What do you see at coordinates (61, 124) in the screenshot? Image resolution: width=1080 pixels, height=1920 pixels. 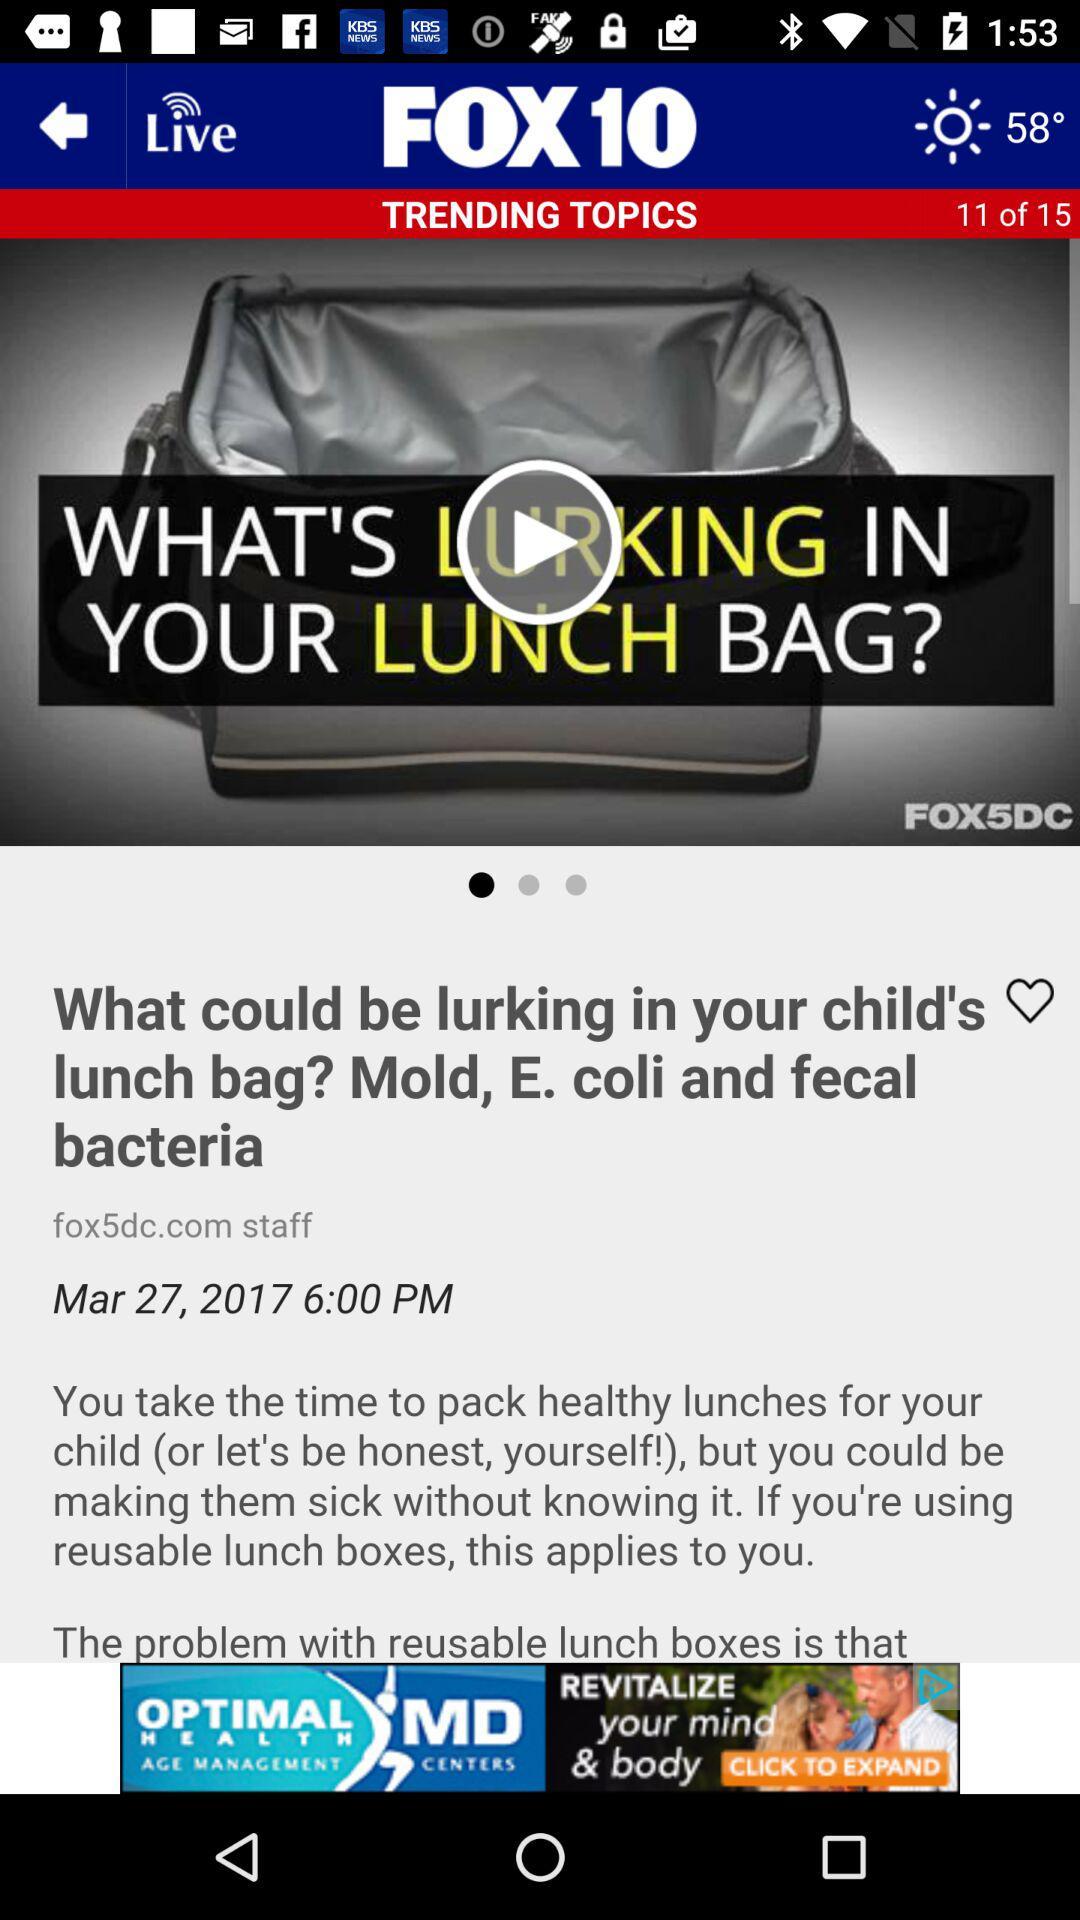 I see `go back` at bounding box center [61, 124].